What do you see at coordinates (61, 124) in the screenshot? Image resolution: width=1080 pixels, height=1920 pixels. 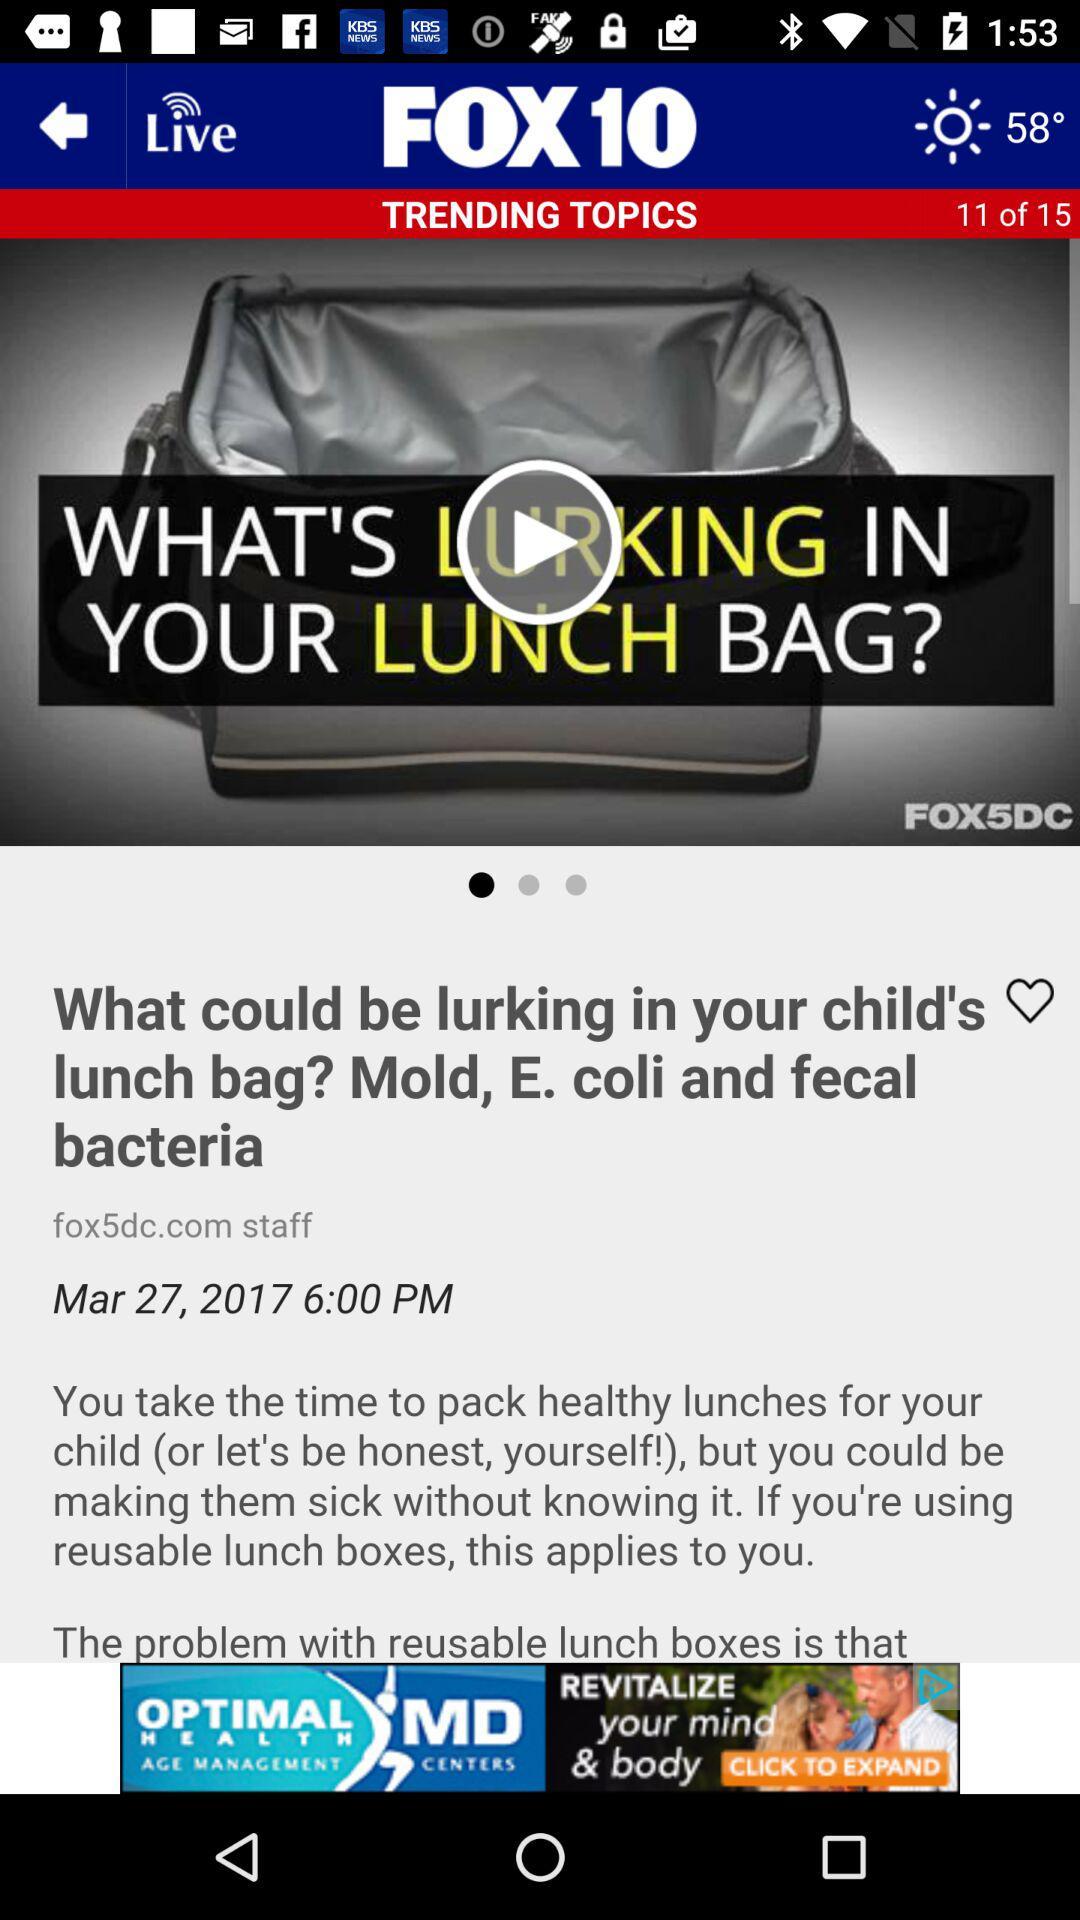 I see `go back` at bounding box center [61, 124].